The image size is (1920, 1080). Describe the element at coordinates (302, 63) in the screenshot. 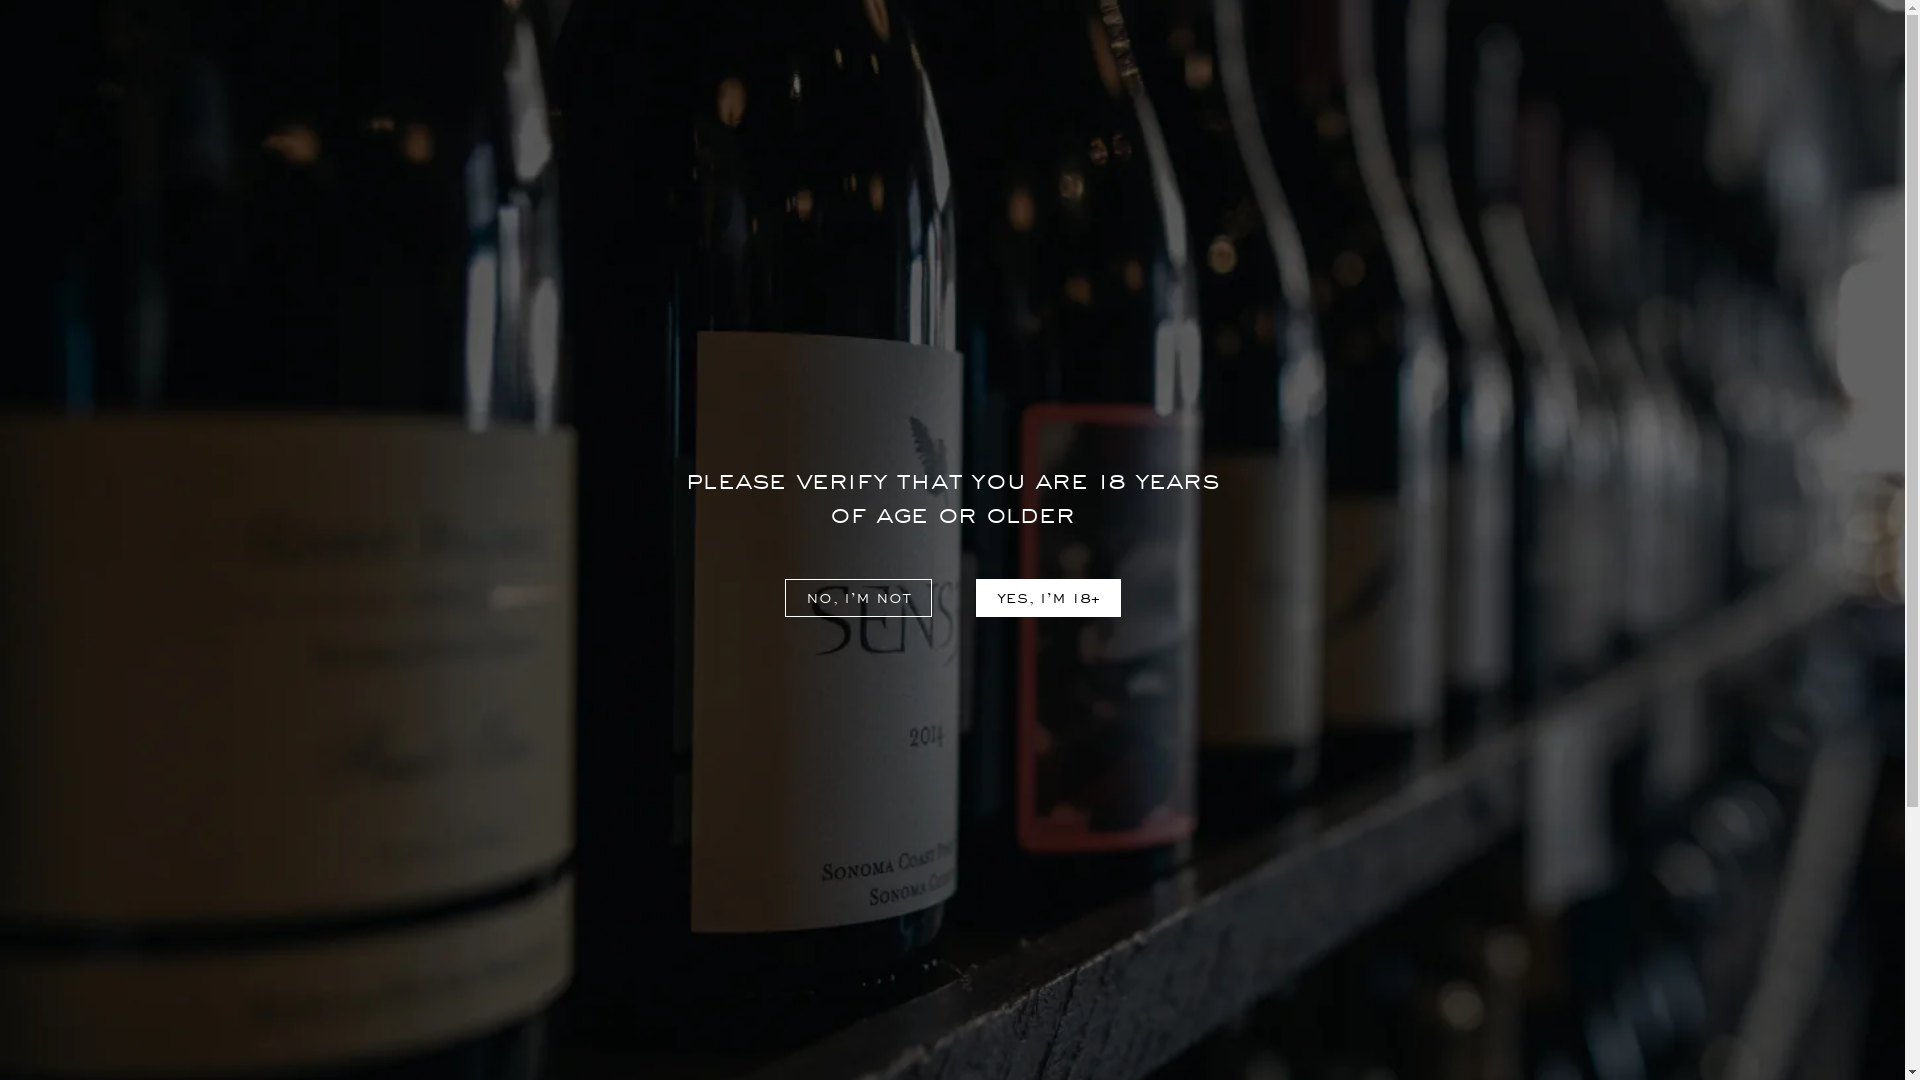

I see `'Wine Regions'` at that location.